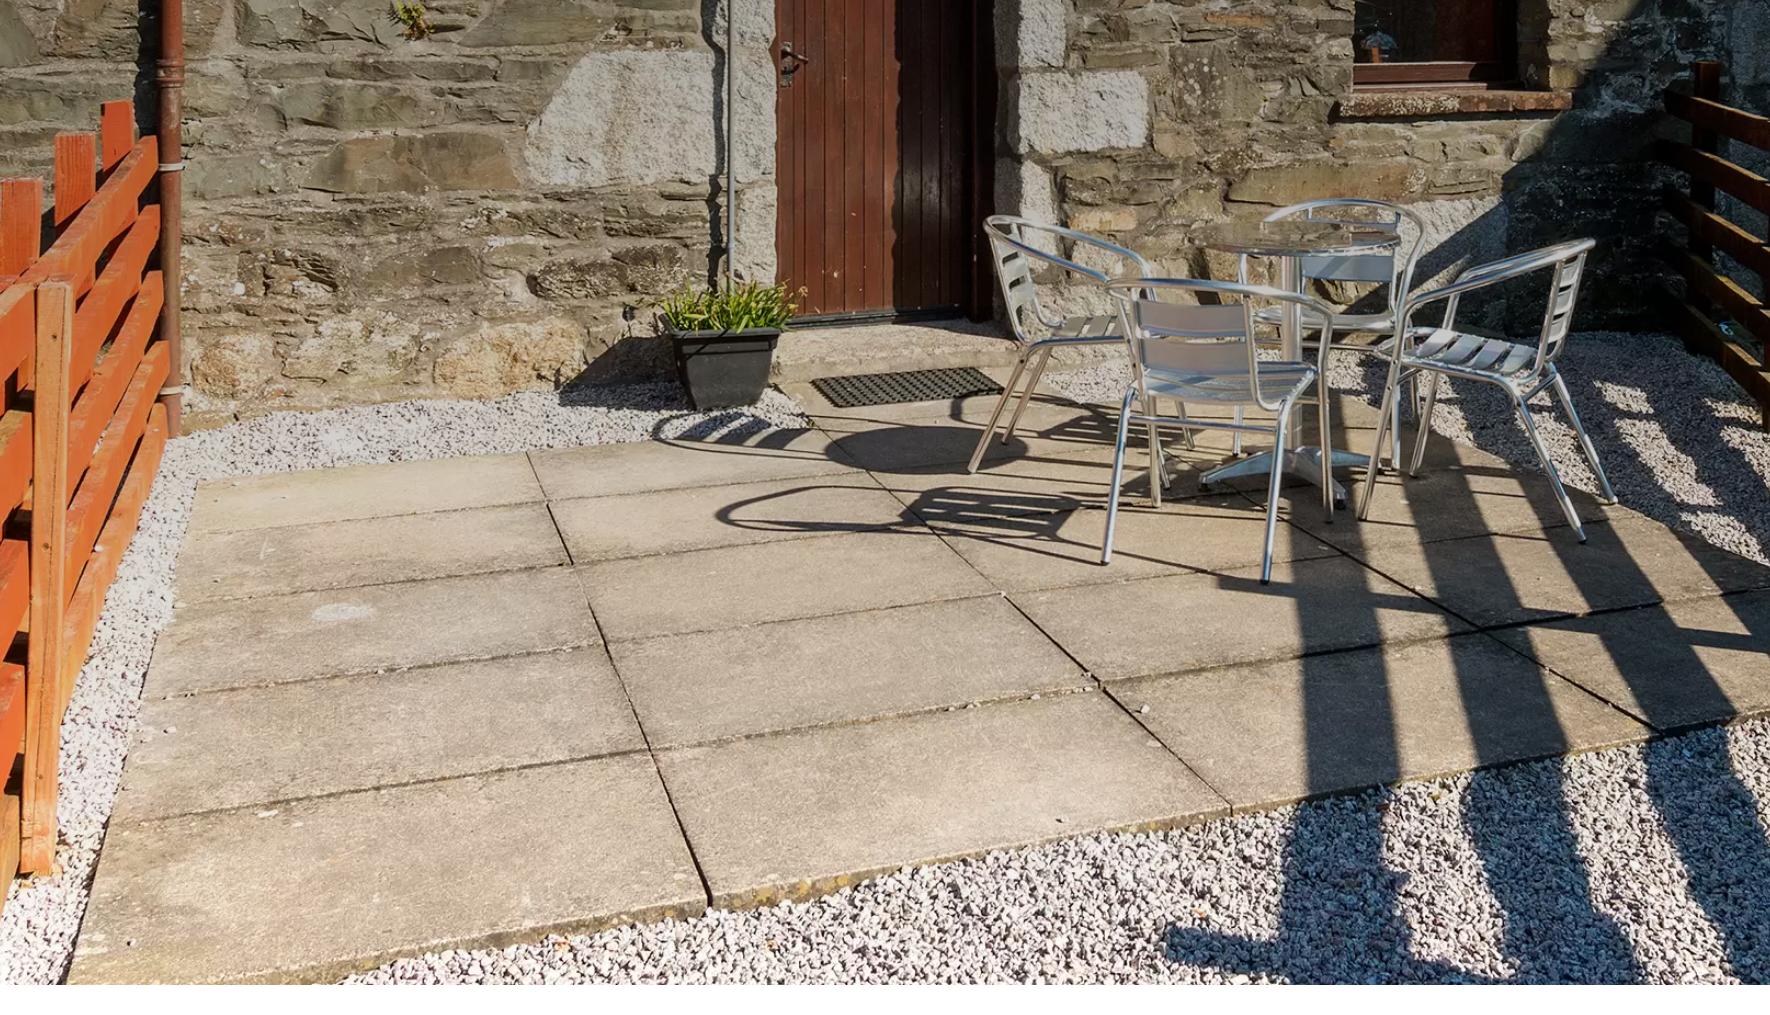 This screenshot has height=1015, width=1770. Describe the element at coordinates (543, 961) in the screenshot. I see `'This site uses cookies.'` at that location.